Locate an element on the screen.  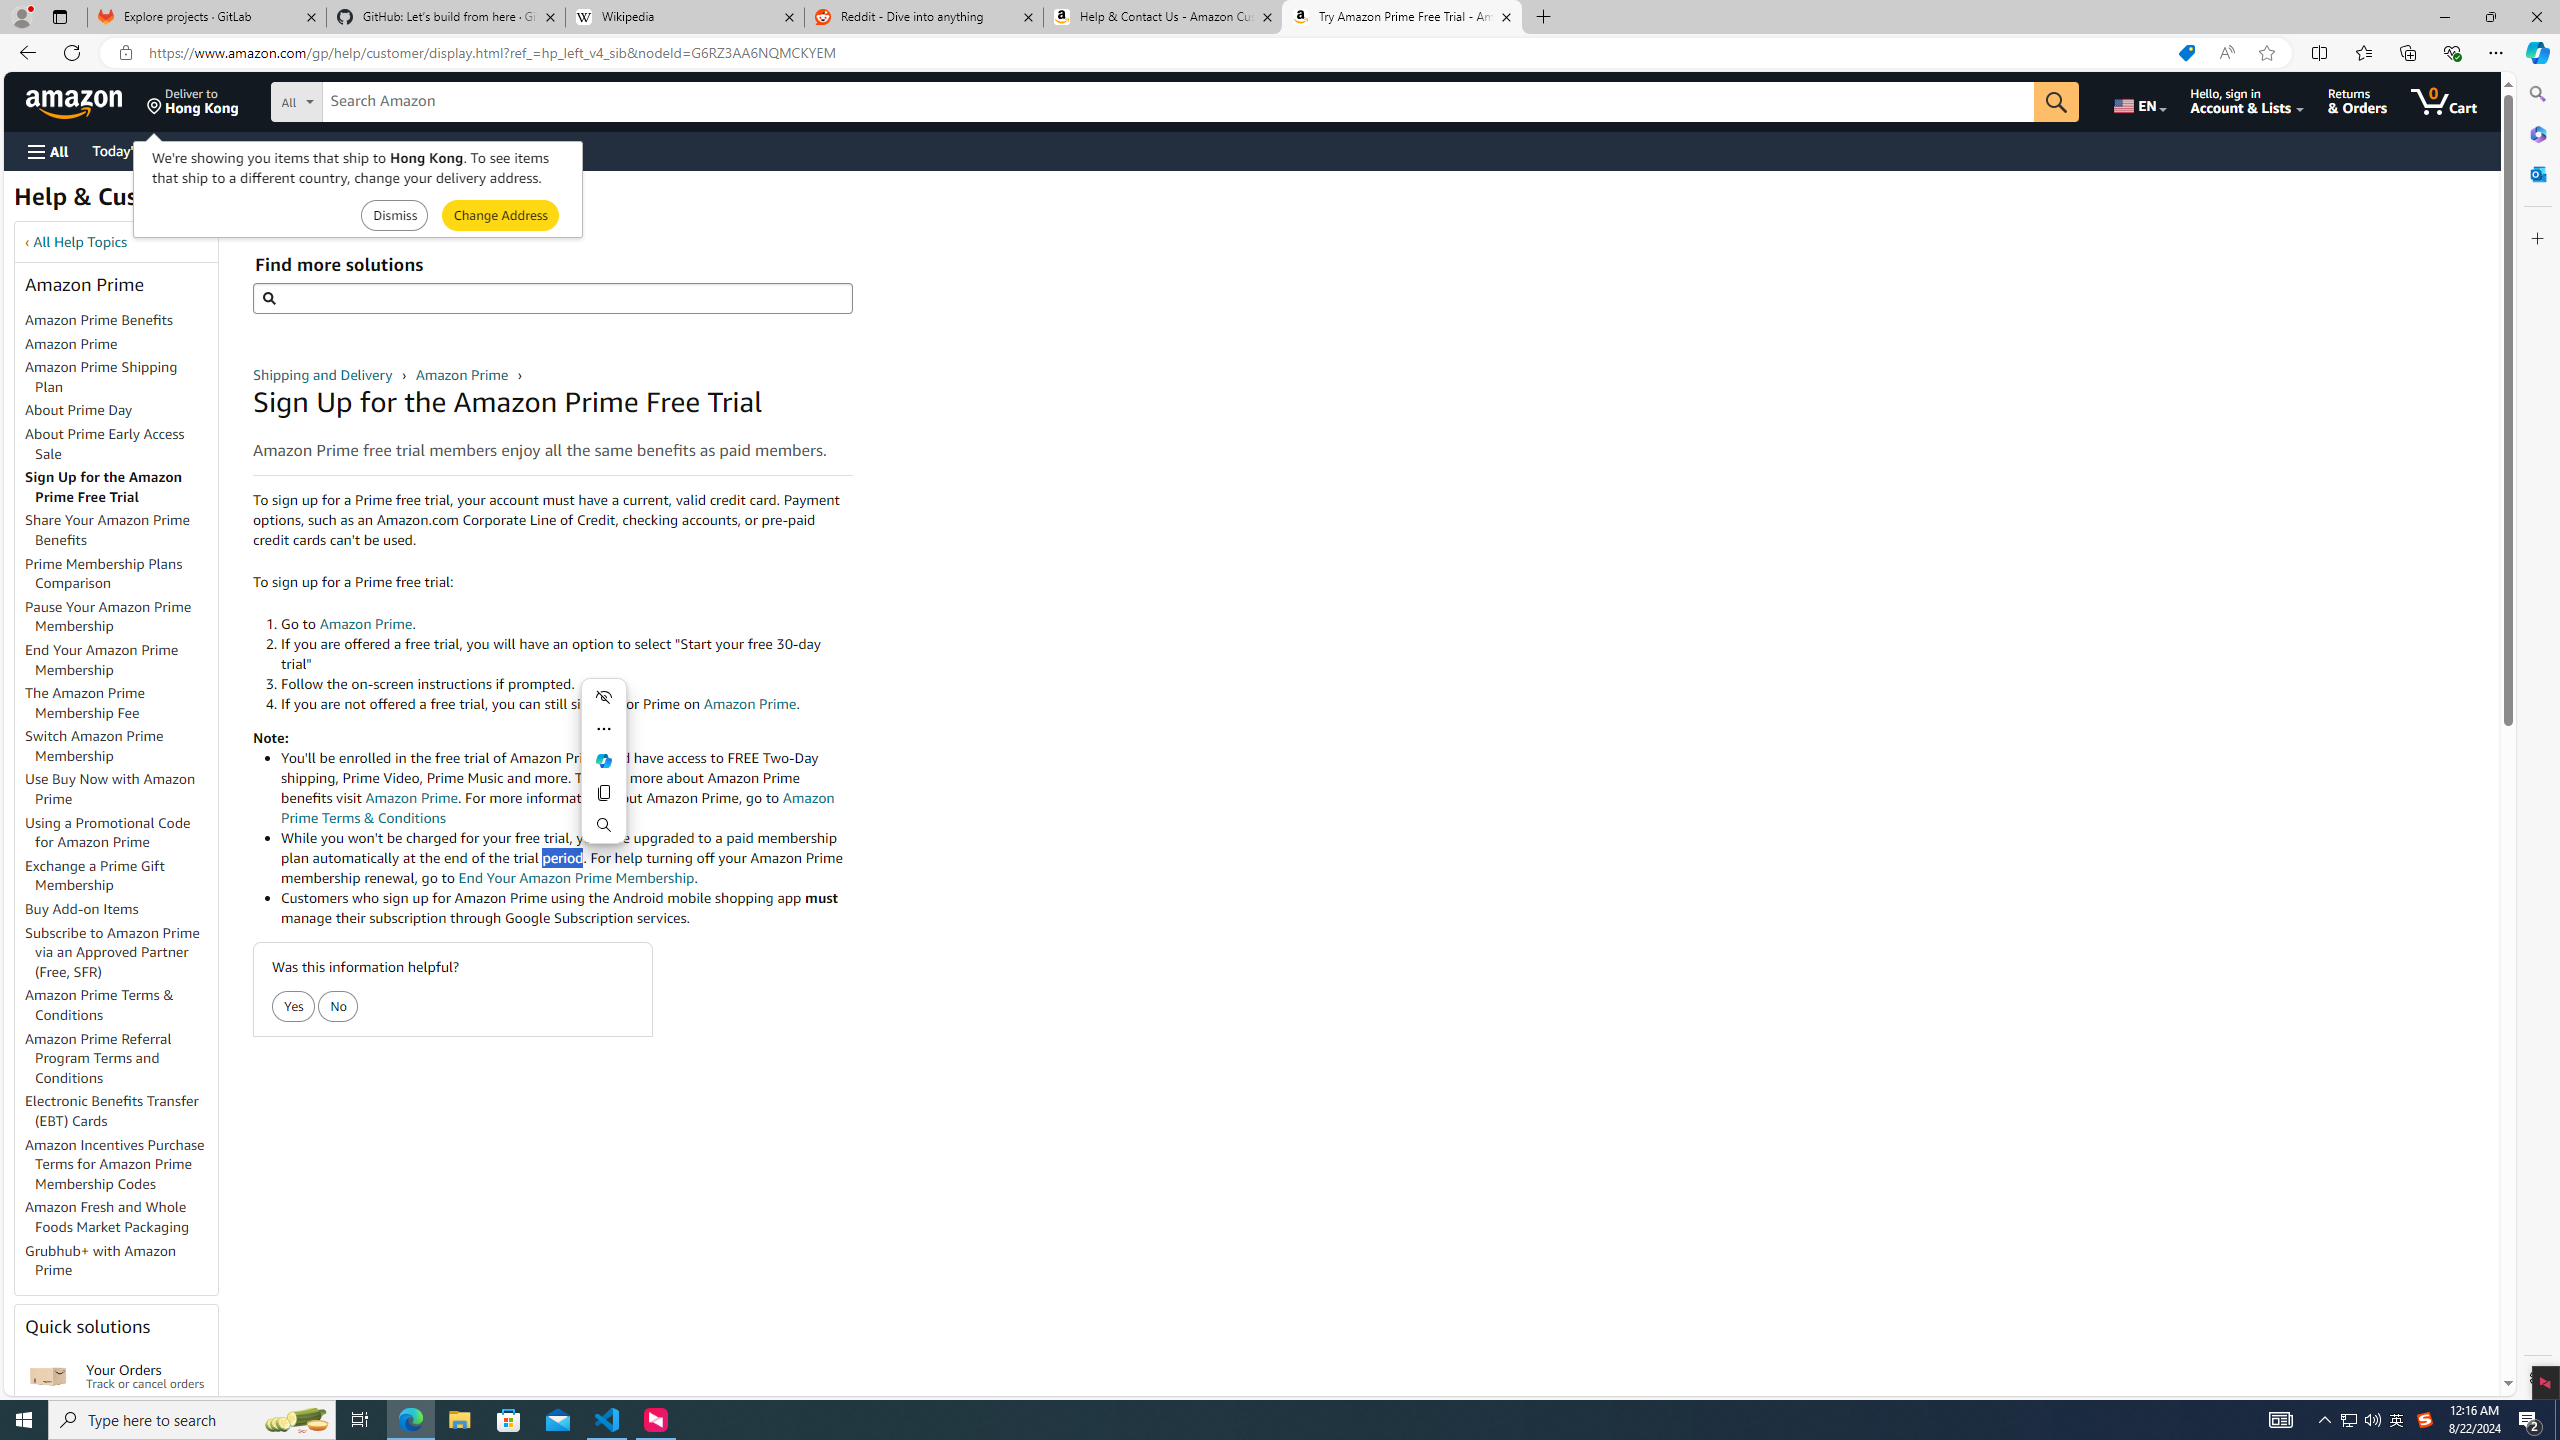
'All Help Topics' is located at coordinates (80, 241).